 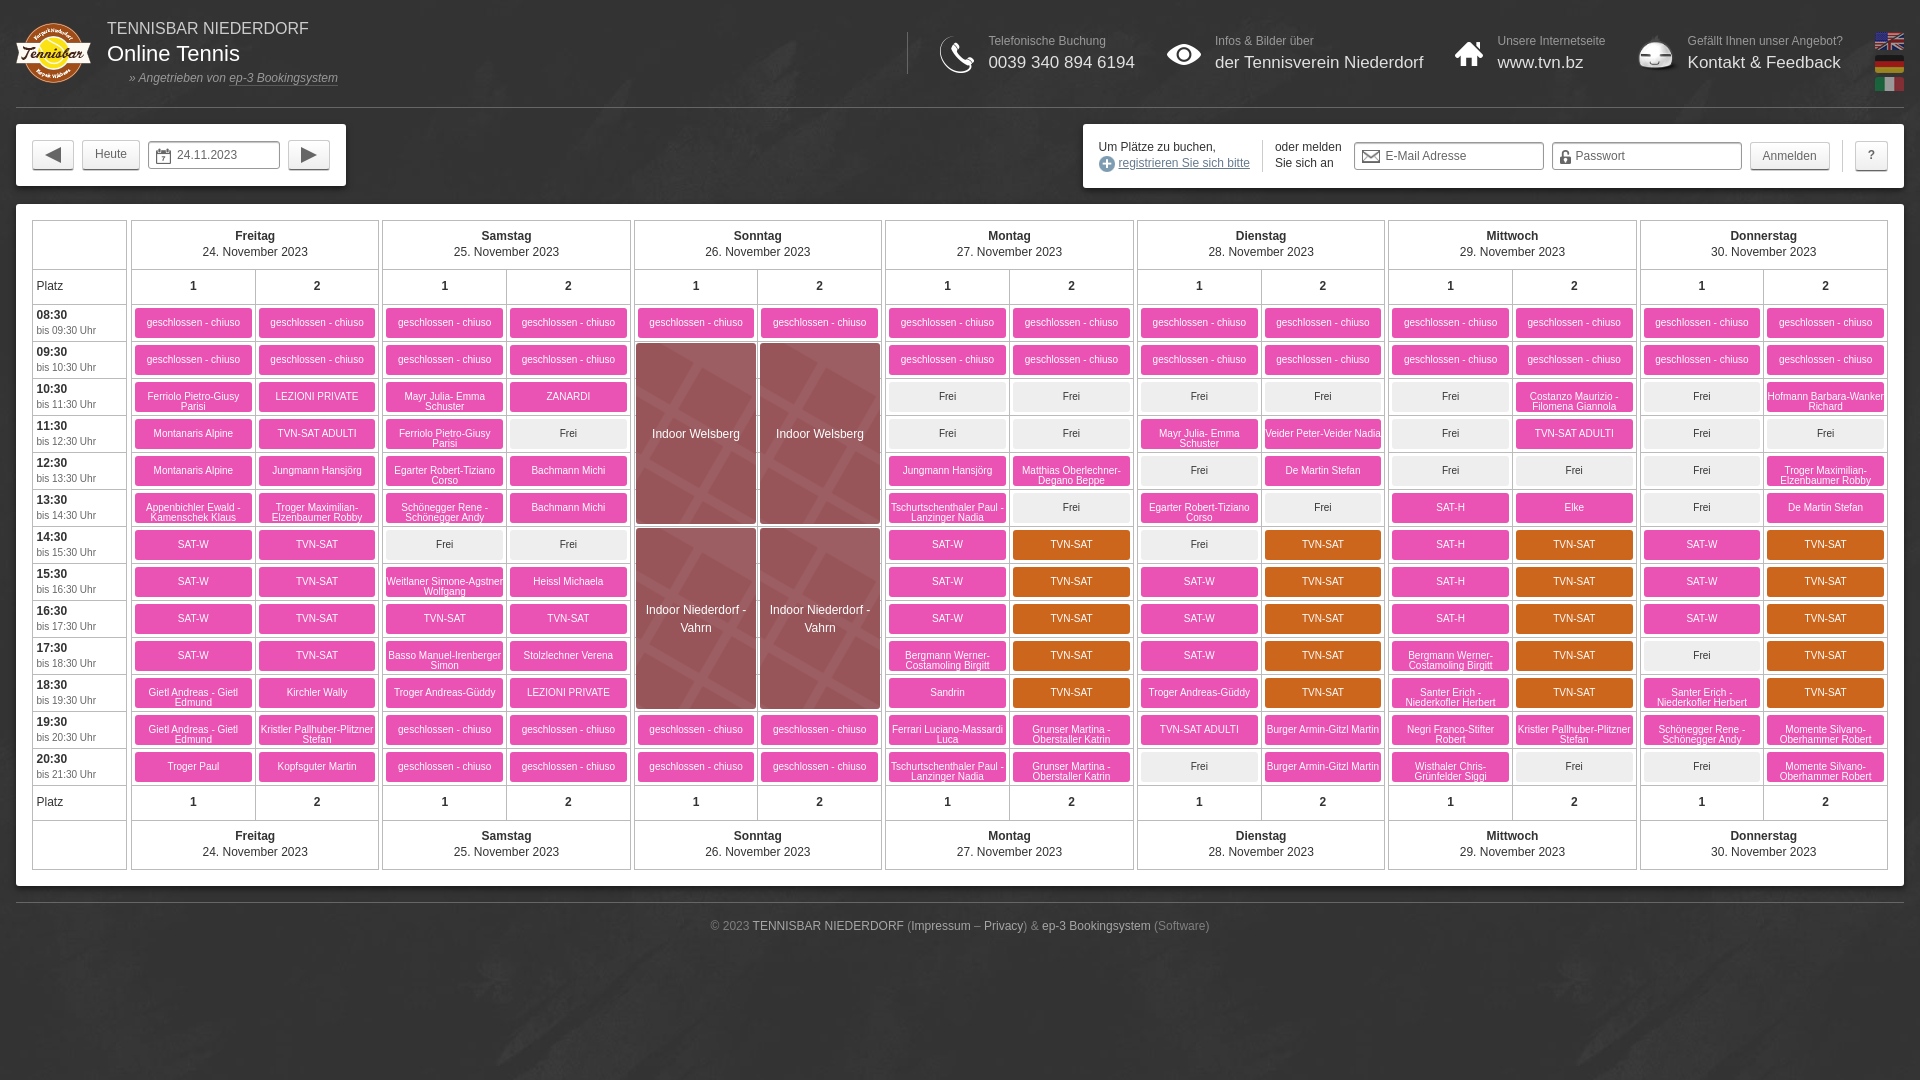 What do you see at coordinates (567, 507) in the screenshot?
I see `'Bachmann Michi'` at bounding box center [567, 507].